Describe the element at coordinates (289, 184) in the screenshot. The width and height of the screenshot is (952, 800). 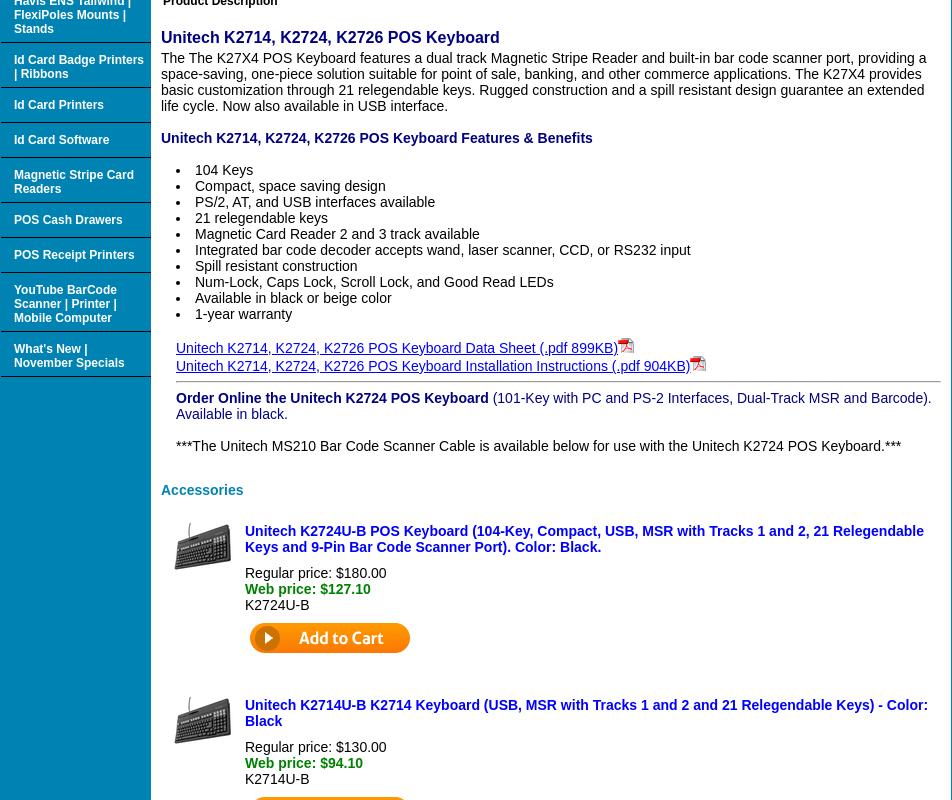
I see `'Compact, space saving design'` at that location.